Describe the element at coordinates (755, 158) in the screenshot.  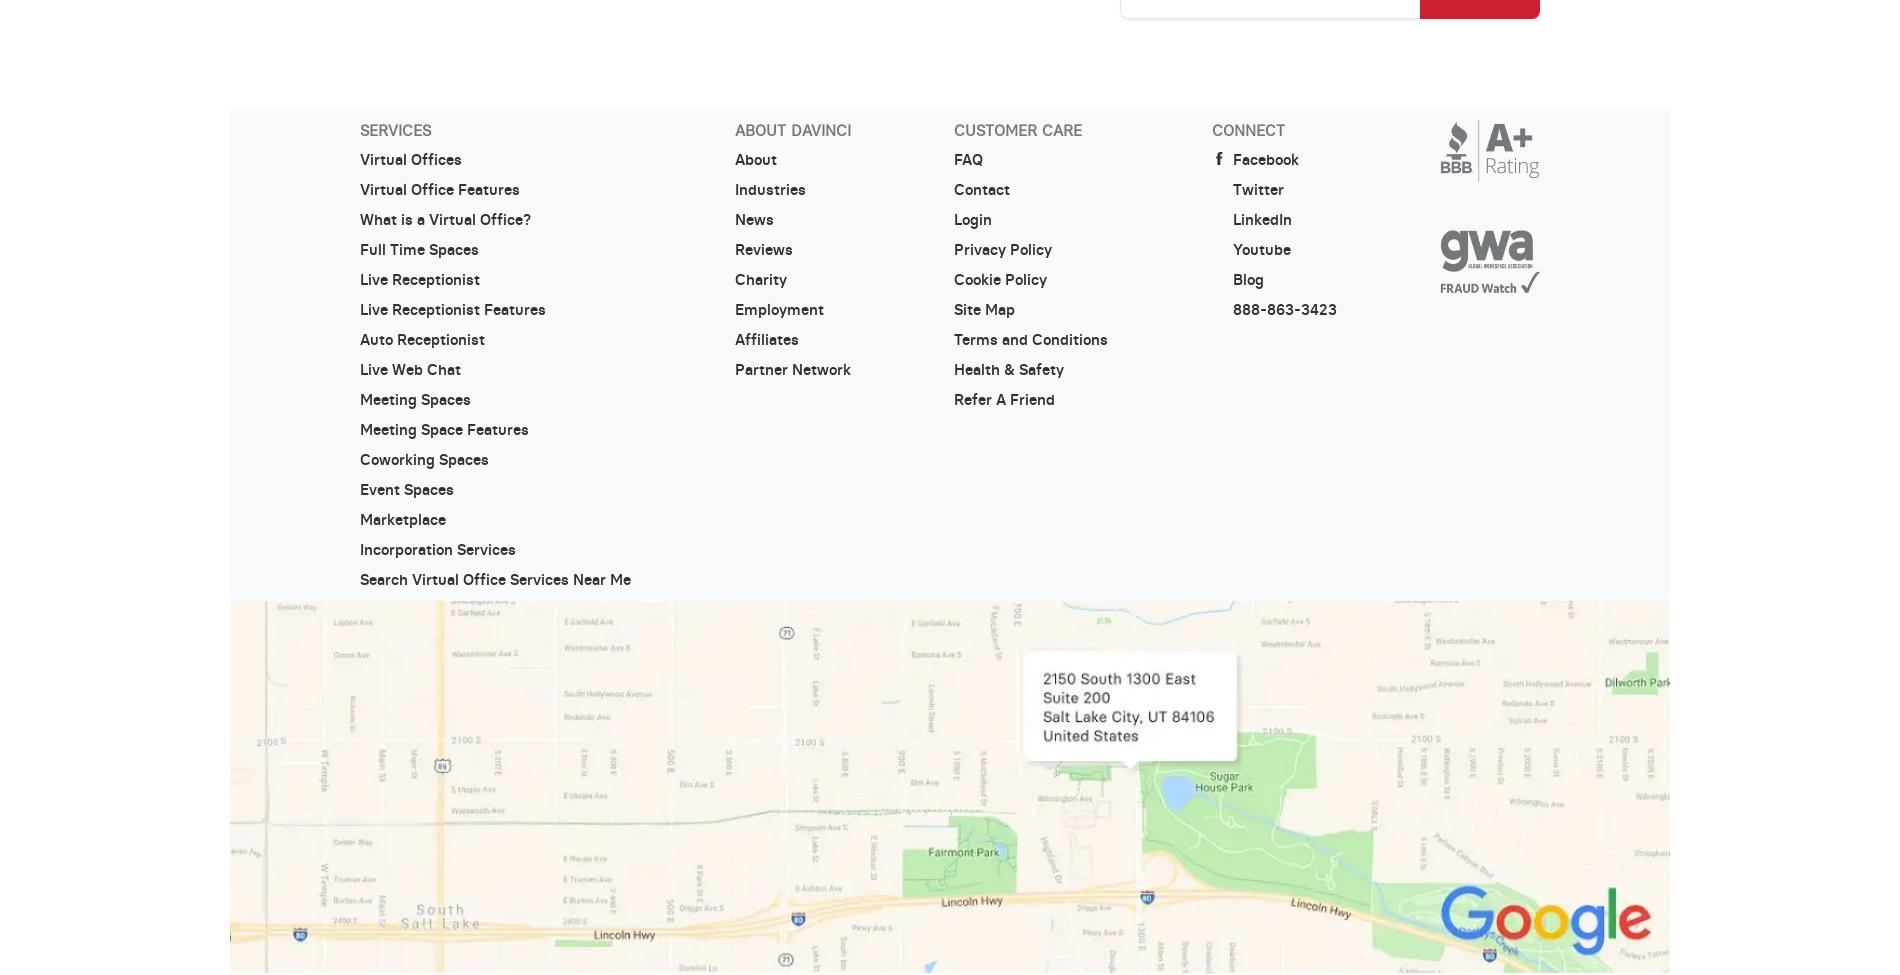
I see `'About'` at that location.